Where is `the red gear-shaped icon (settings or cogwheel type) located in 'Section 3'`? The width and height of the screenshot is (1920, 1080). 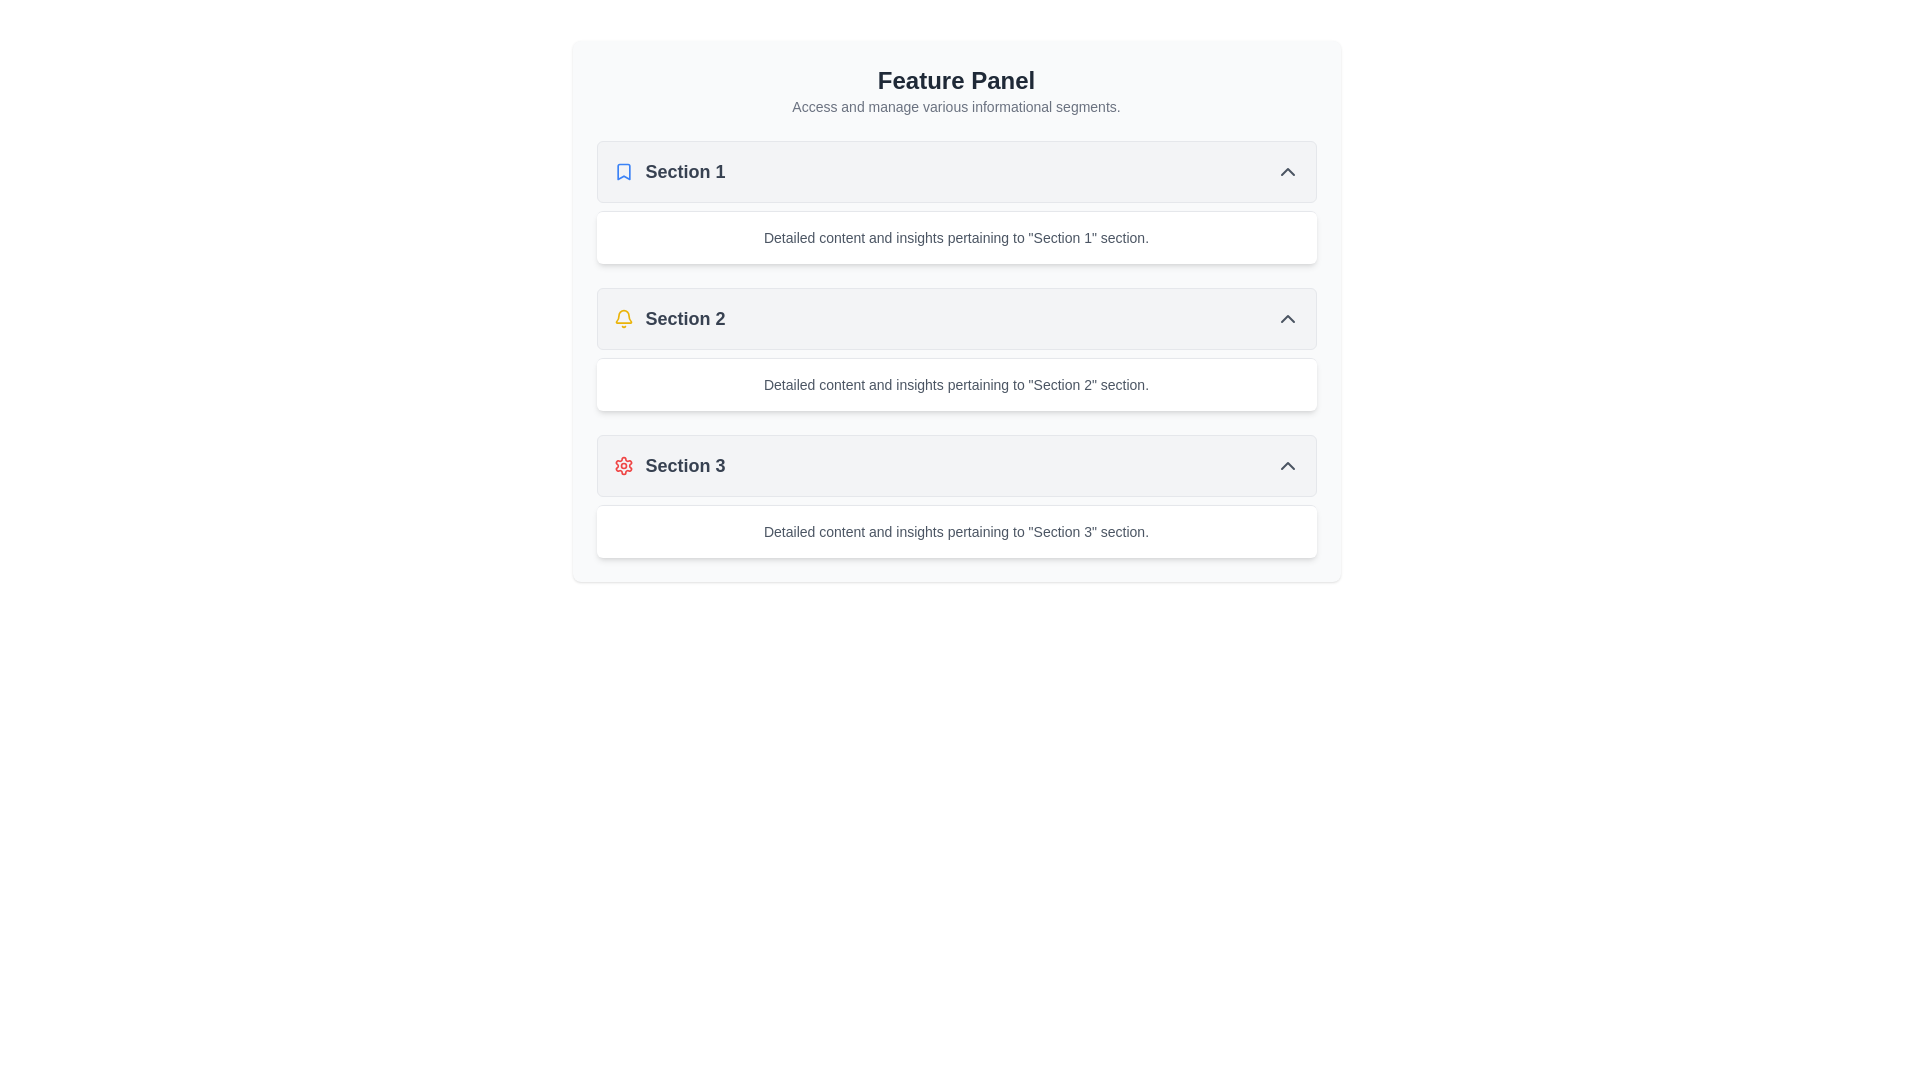 the red gear-shaped icon (settings or cogwheel type) located in 'Section 3' is located at coordinates (622, 466).